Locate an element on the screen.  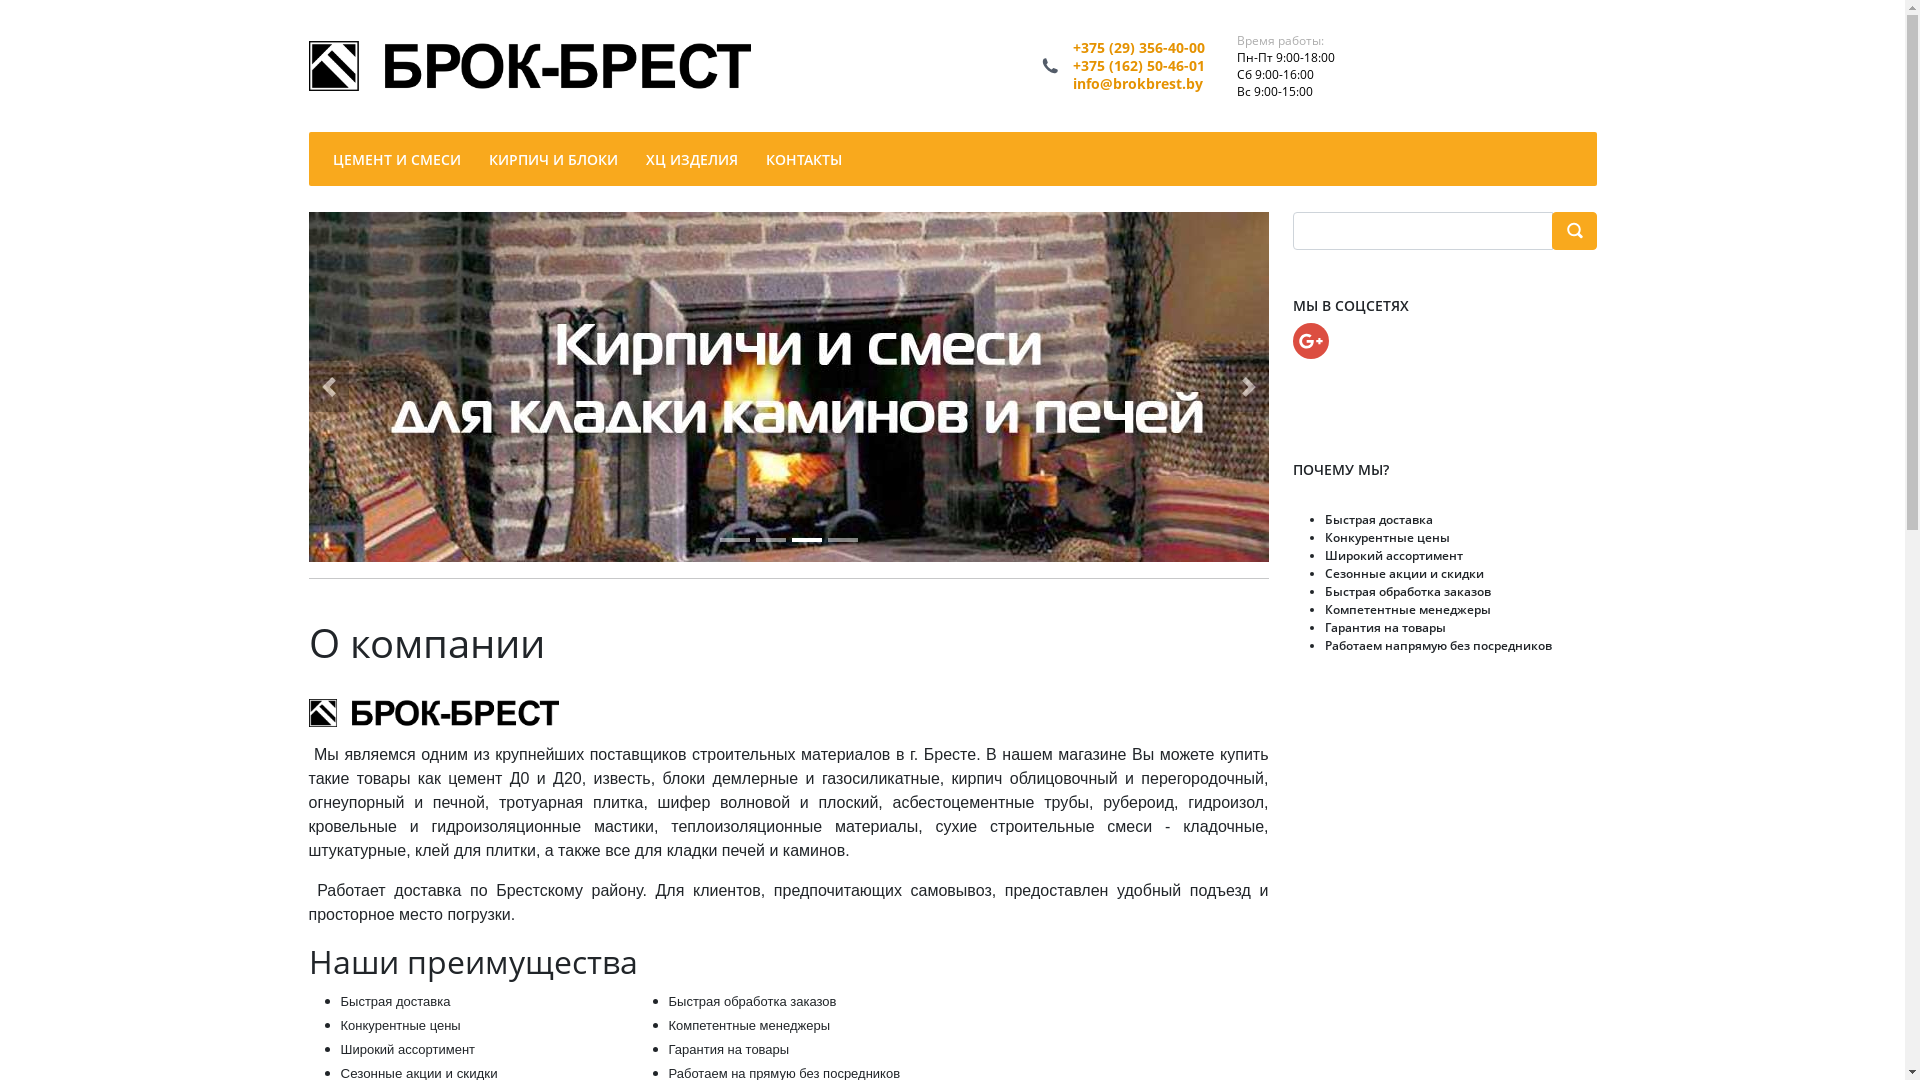
'+375 (29) 356-40-00' is located at coordinates (1138, 46).